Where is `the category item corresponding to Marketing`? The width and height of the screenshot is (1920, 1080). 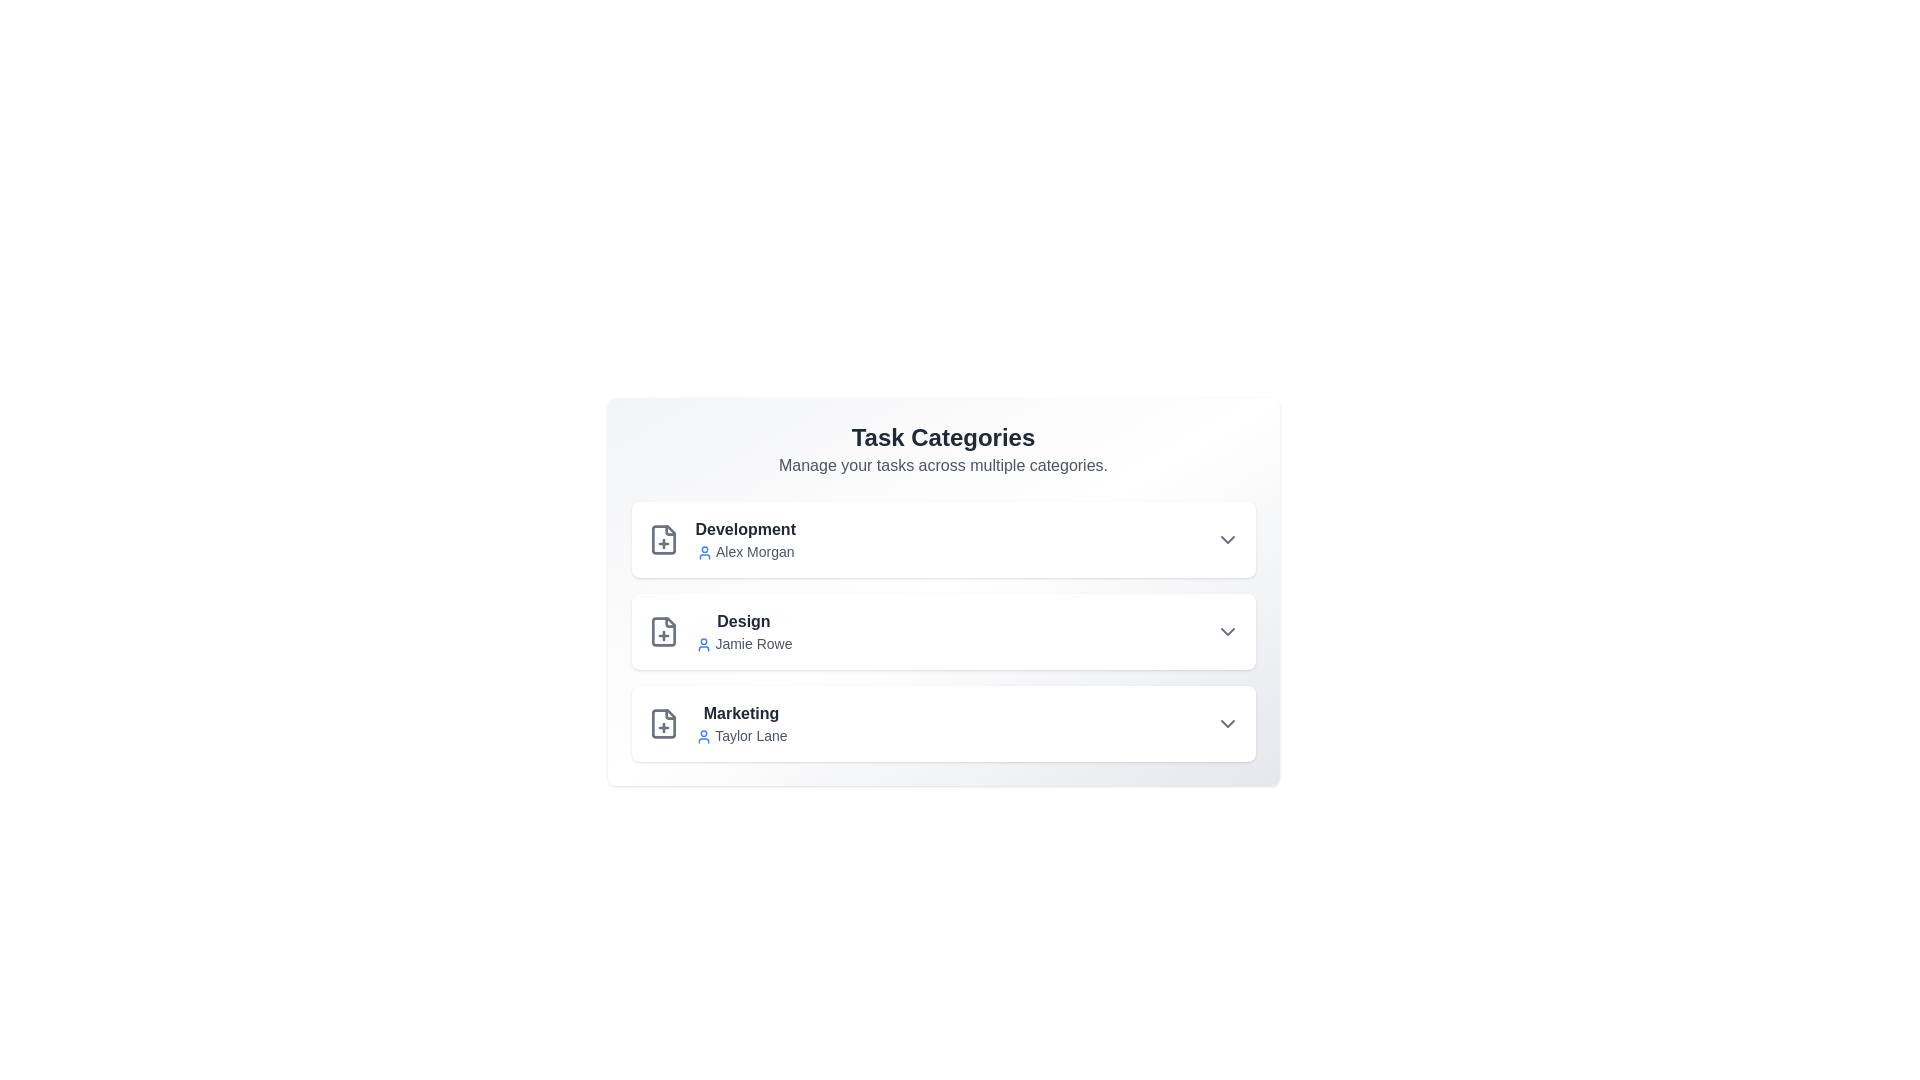 the category item corresponding to Marketing is located at coordinates (942, 724).